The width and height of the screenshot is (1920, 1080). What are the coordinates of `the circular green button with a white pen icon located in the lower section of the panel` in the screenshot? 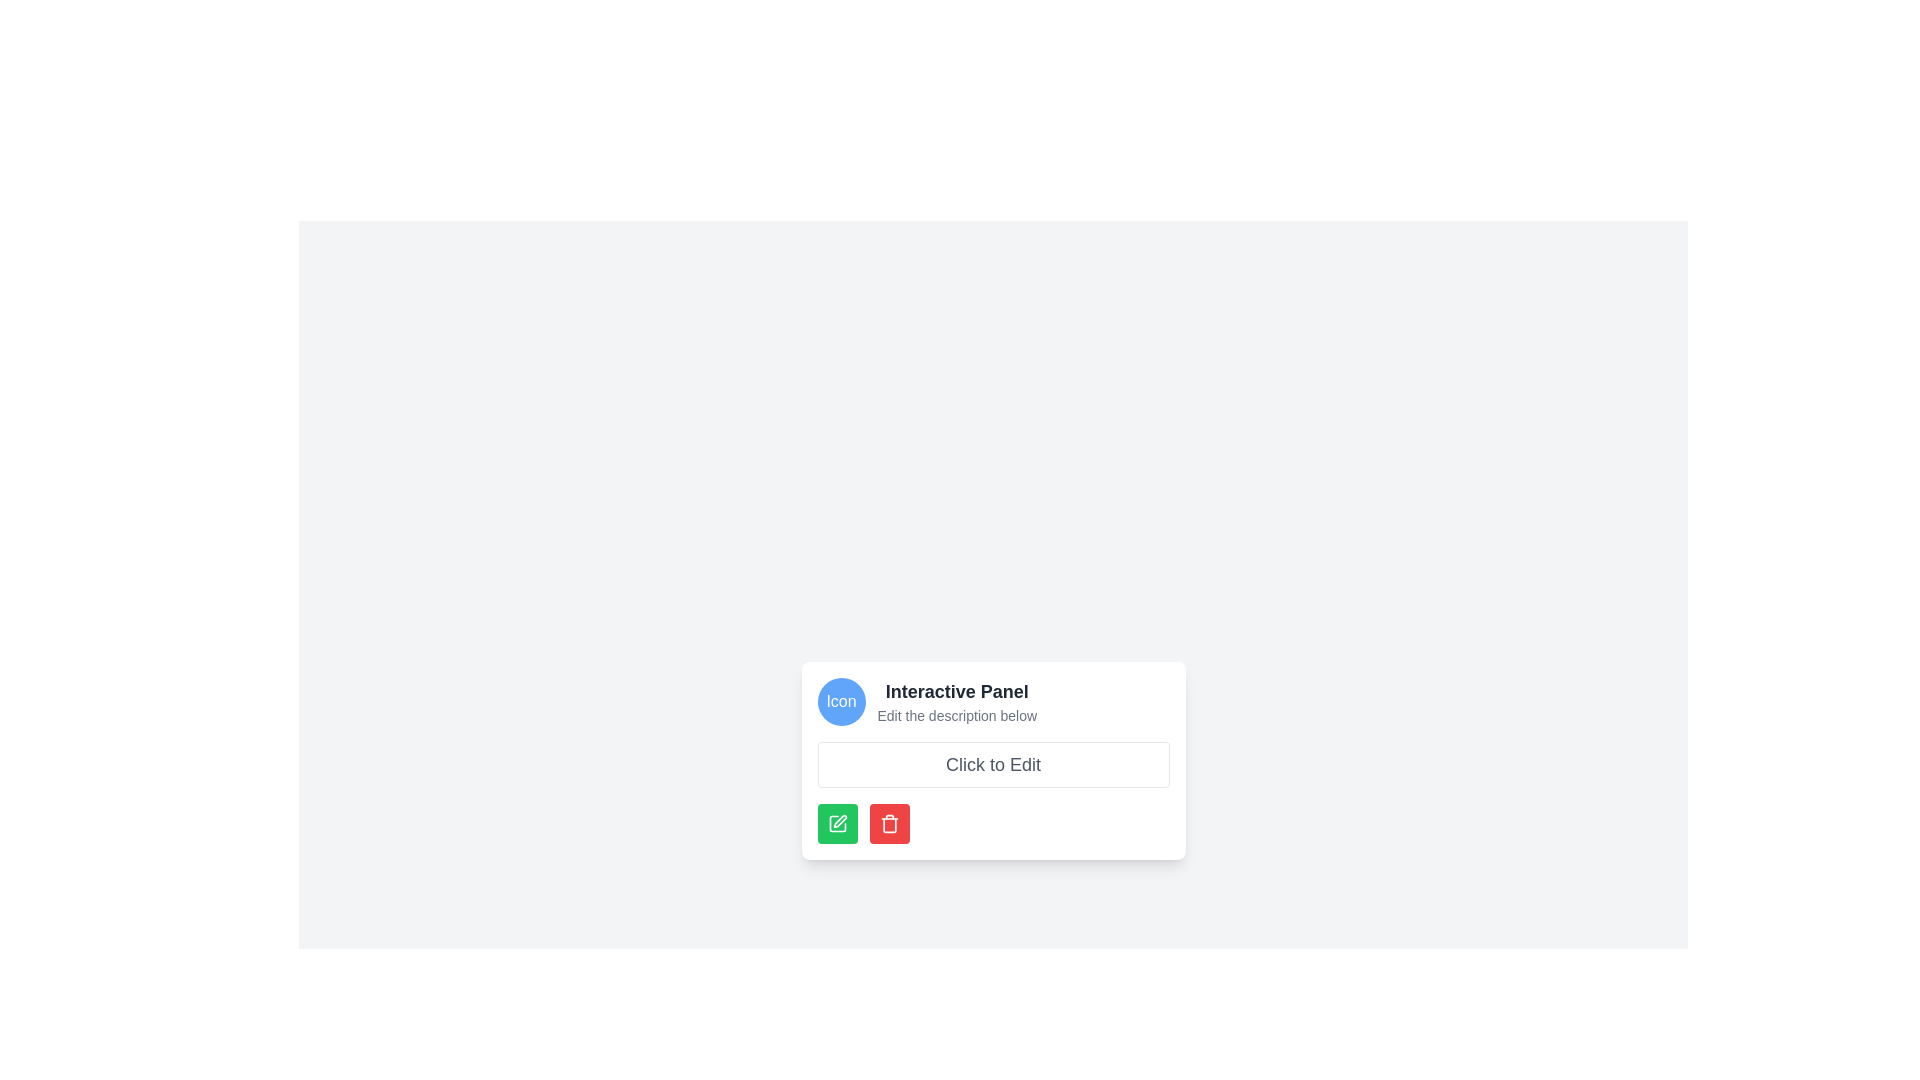 It's located at (837, 824).